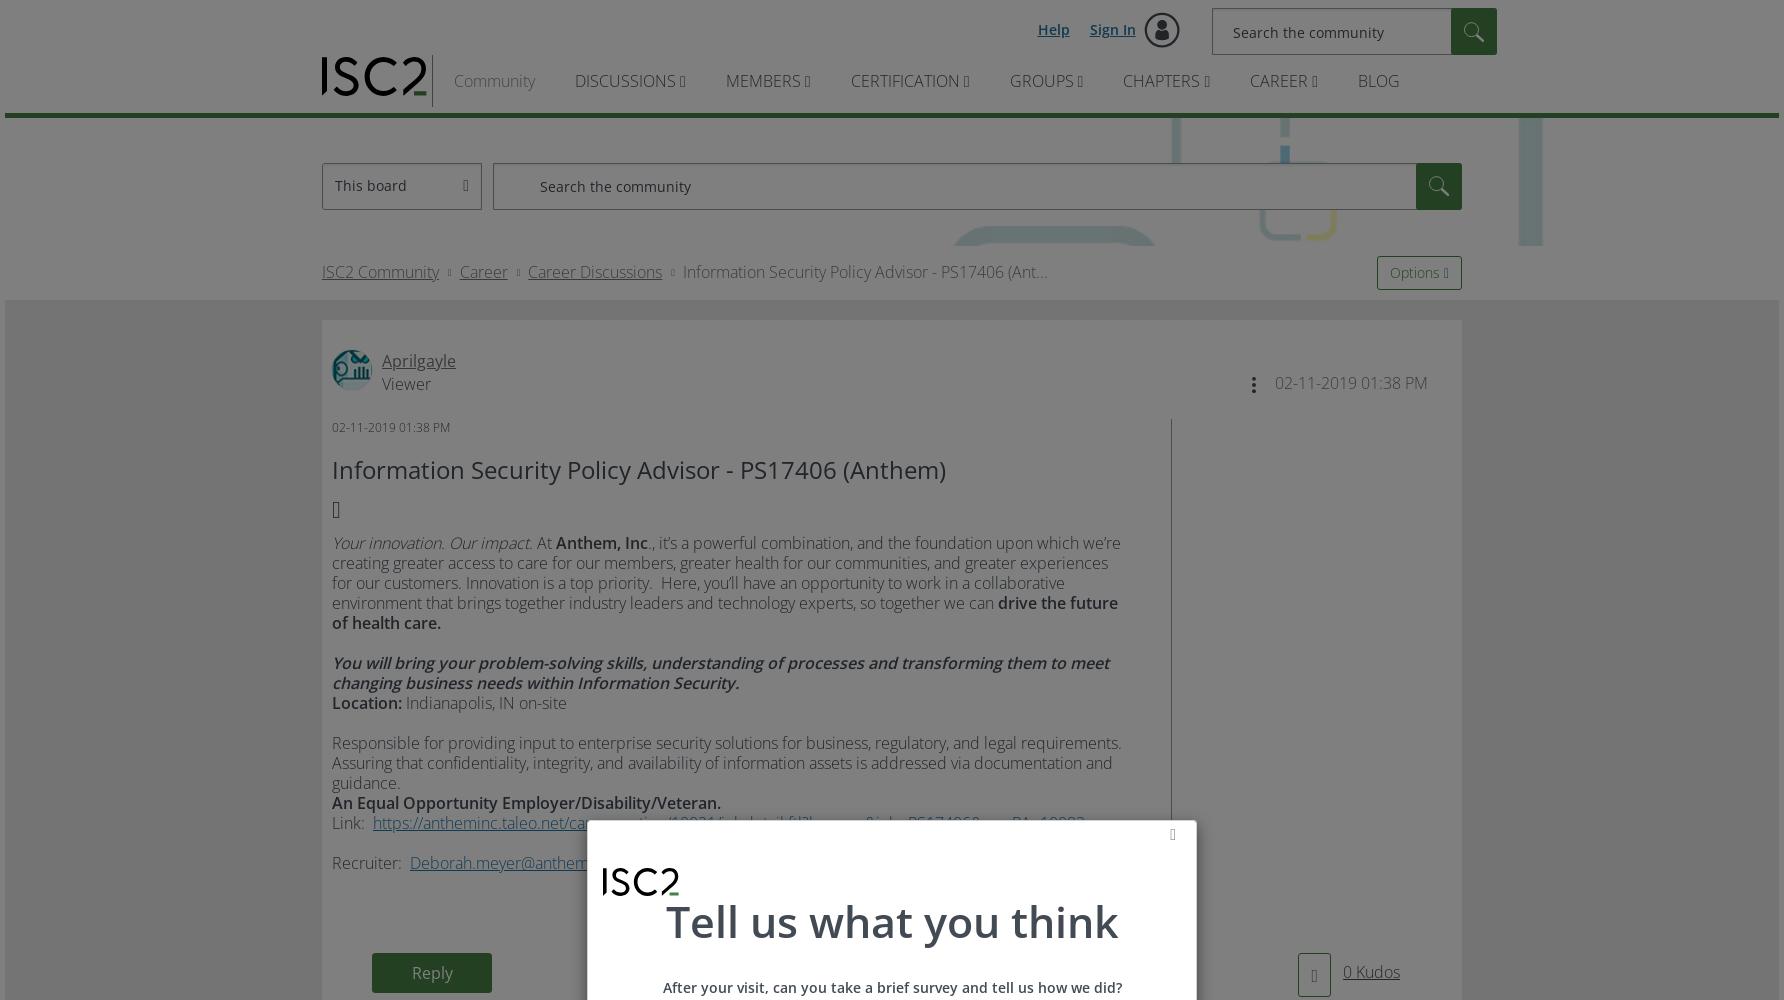 The image size is (1784, 1000). Describe the element at coordinates (542, 543) in the screenshot. I see `'. At'` at that location.